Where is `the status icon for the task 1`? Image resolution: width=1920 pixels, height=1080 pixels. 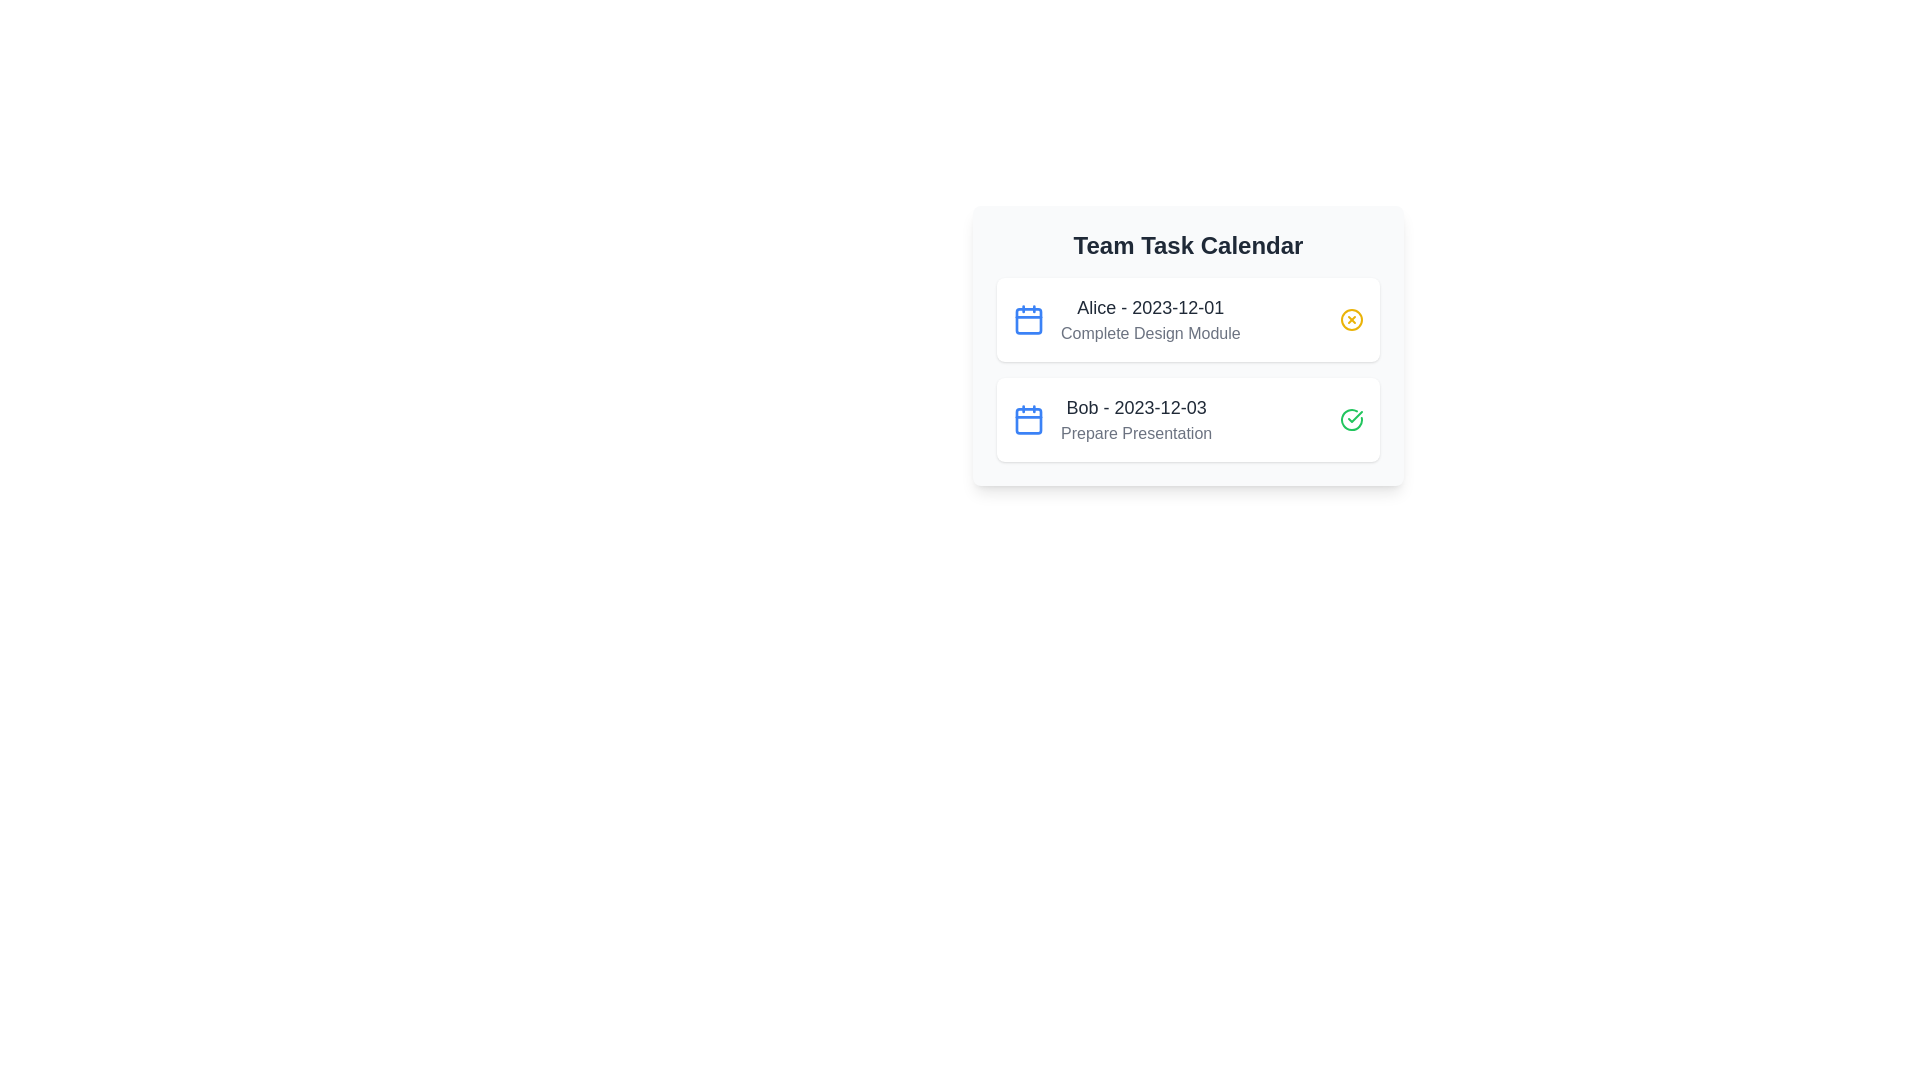
the status icon for the task 1 is located at coordinates (1352, 319).